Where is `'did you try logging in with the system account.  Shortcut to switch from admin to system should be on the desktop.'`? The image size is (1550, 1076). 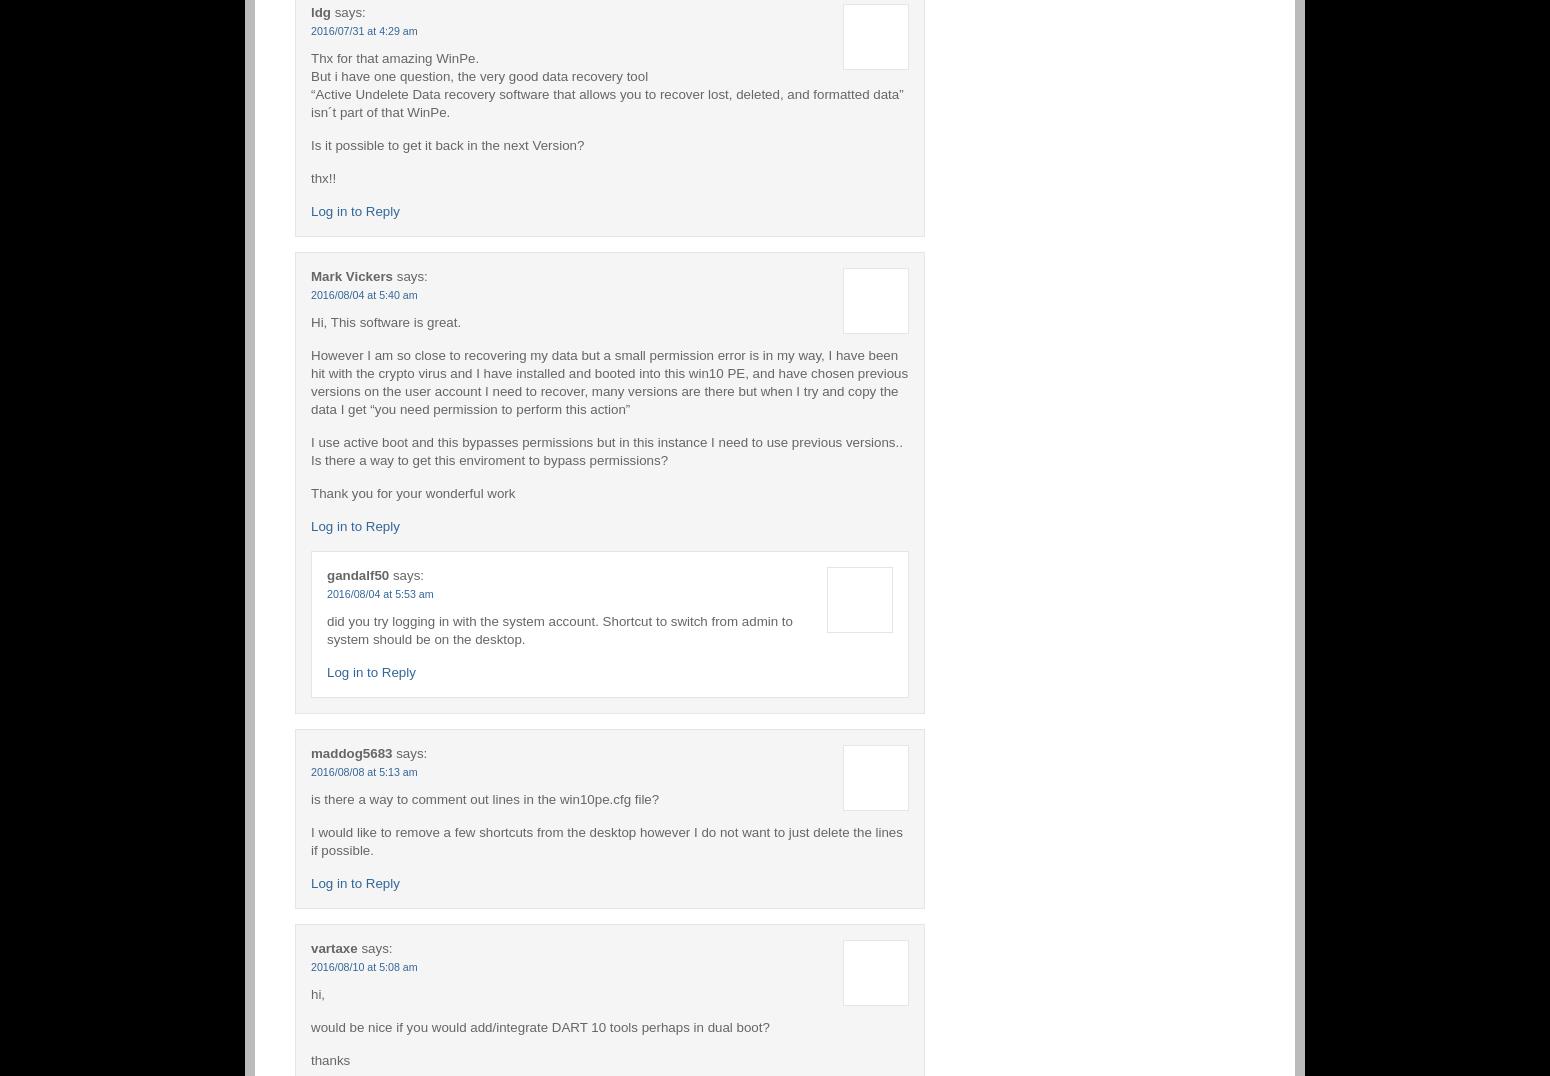 'did you try logging in with the system account.  Shortcut to switch from admin to system should be on the desktop.' is located at coordinates (326, 628).